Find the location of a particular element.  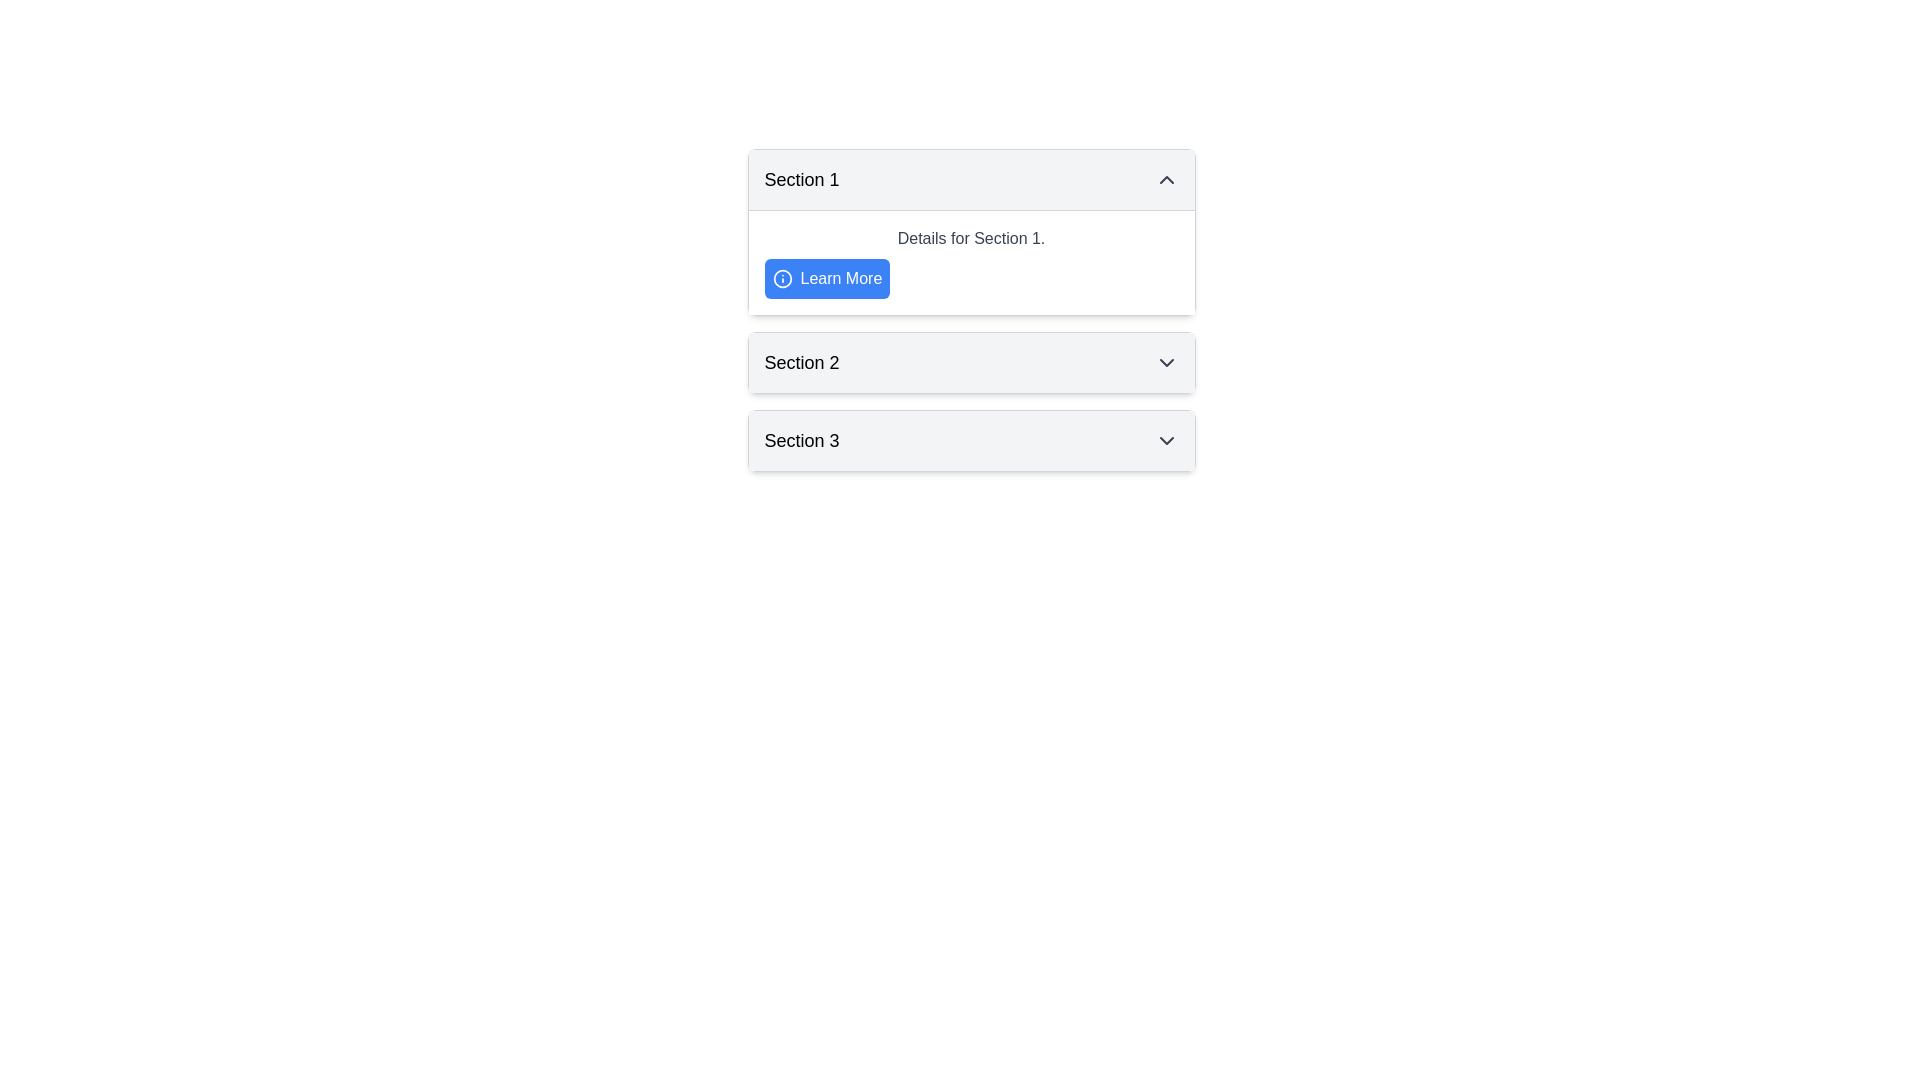

the upward-pointing chevron icon used to toggle the collapse of 'Section 1' details is located at coordinates (1166, 180).